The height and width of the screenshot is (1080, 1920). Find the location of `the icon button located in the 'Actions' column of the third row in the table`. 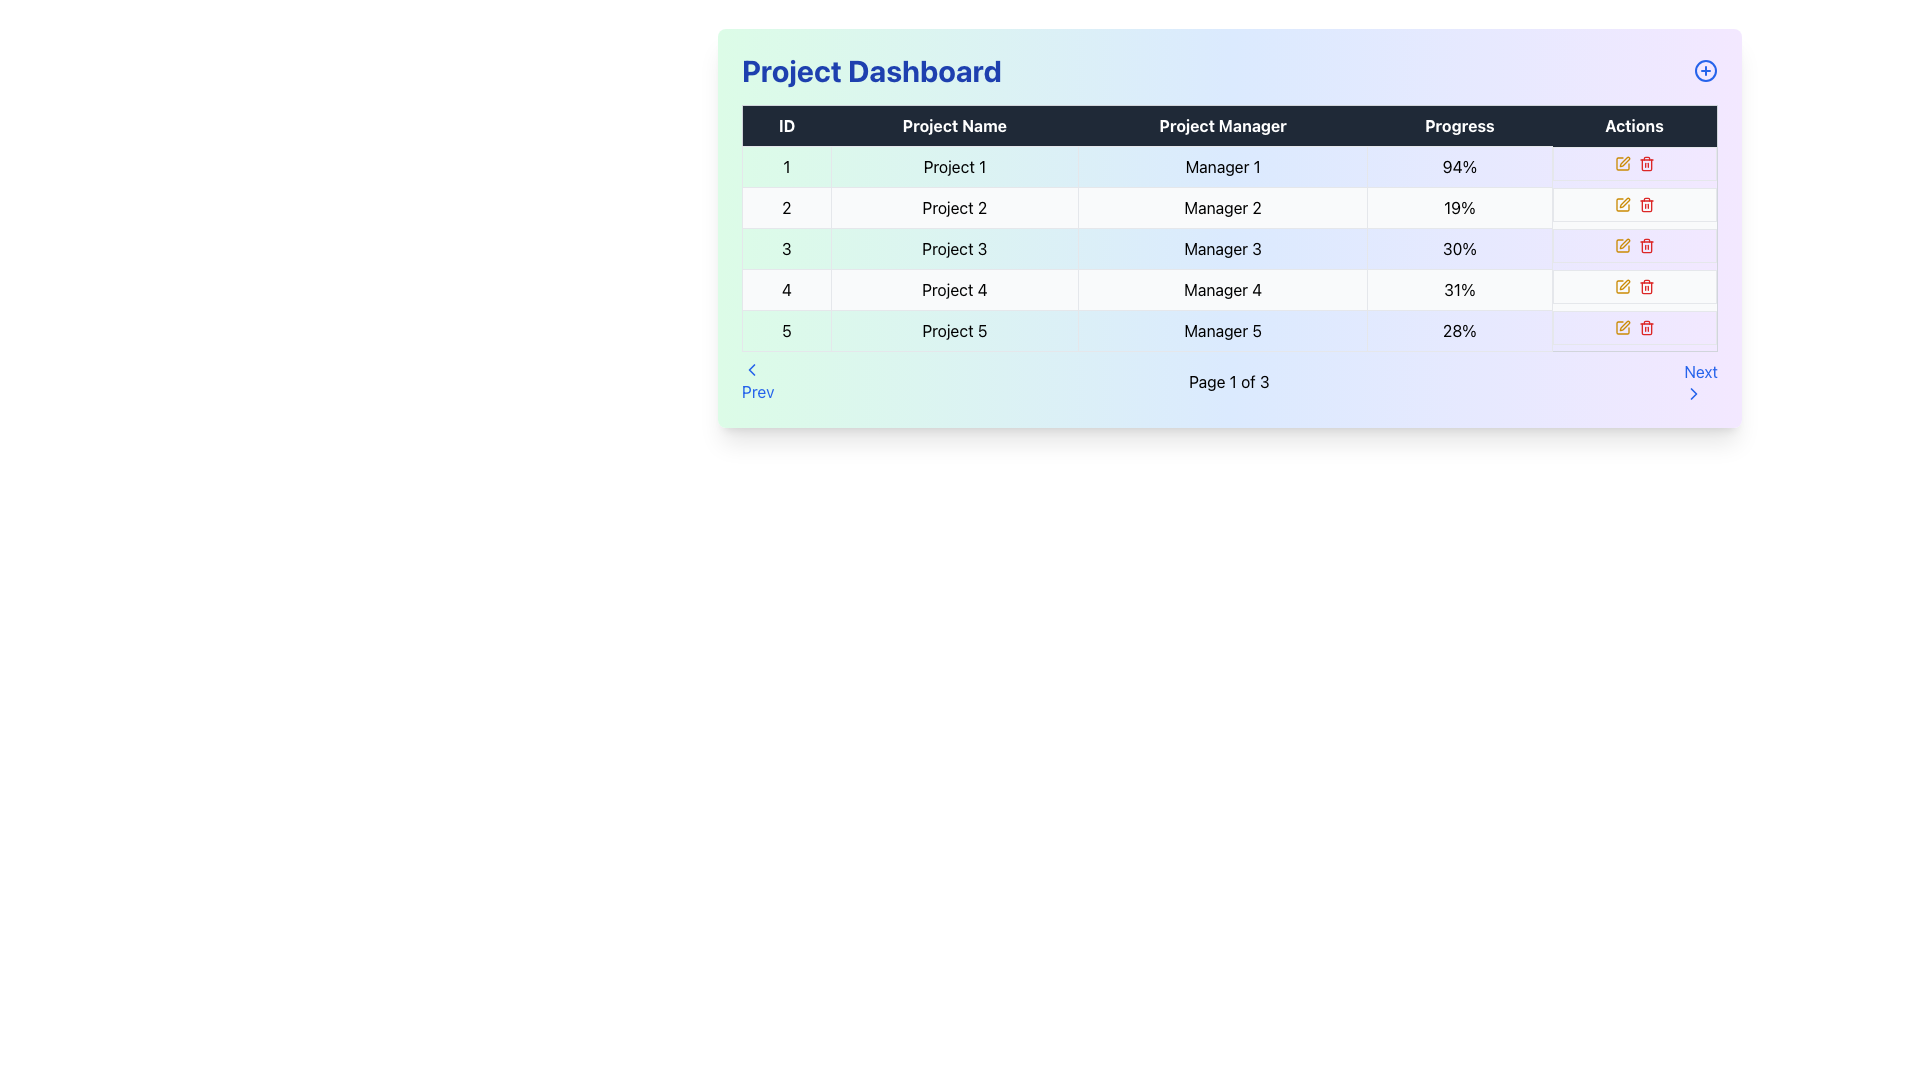

the icon button located in the 'Actions' column of the third row in the table is located at coordinates (1622, 244).